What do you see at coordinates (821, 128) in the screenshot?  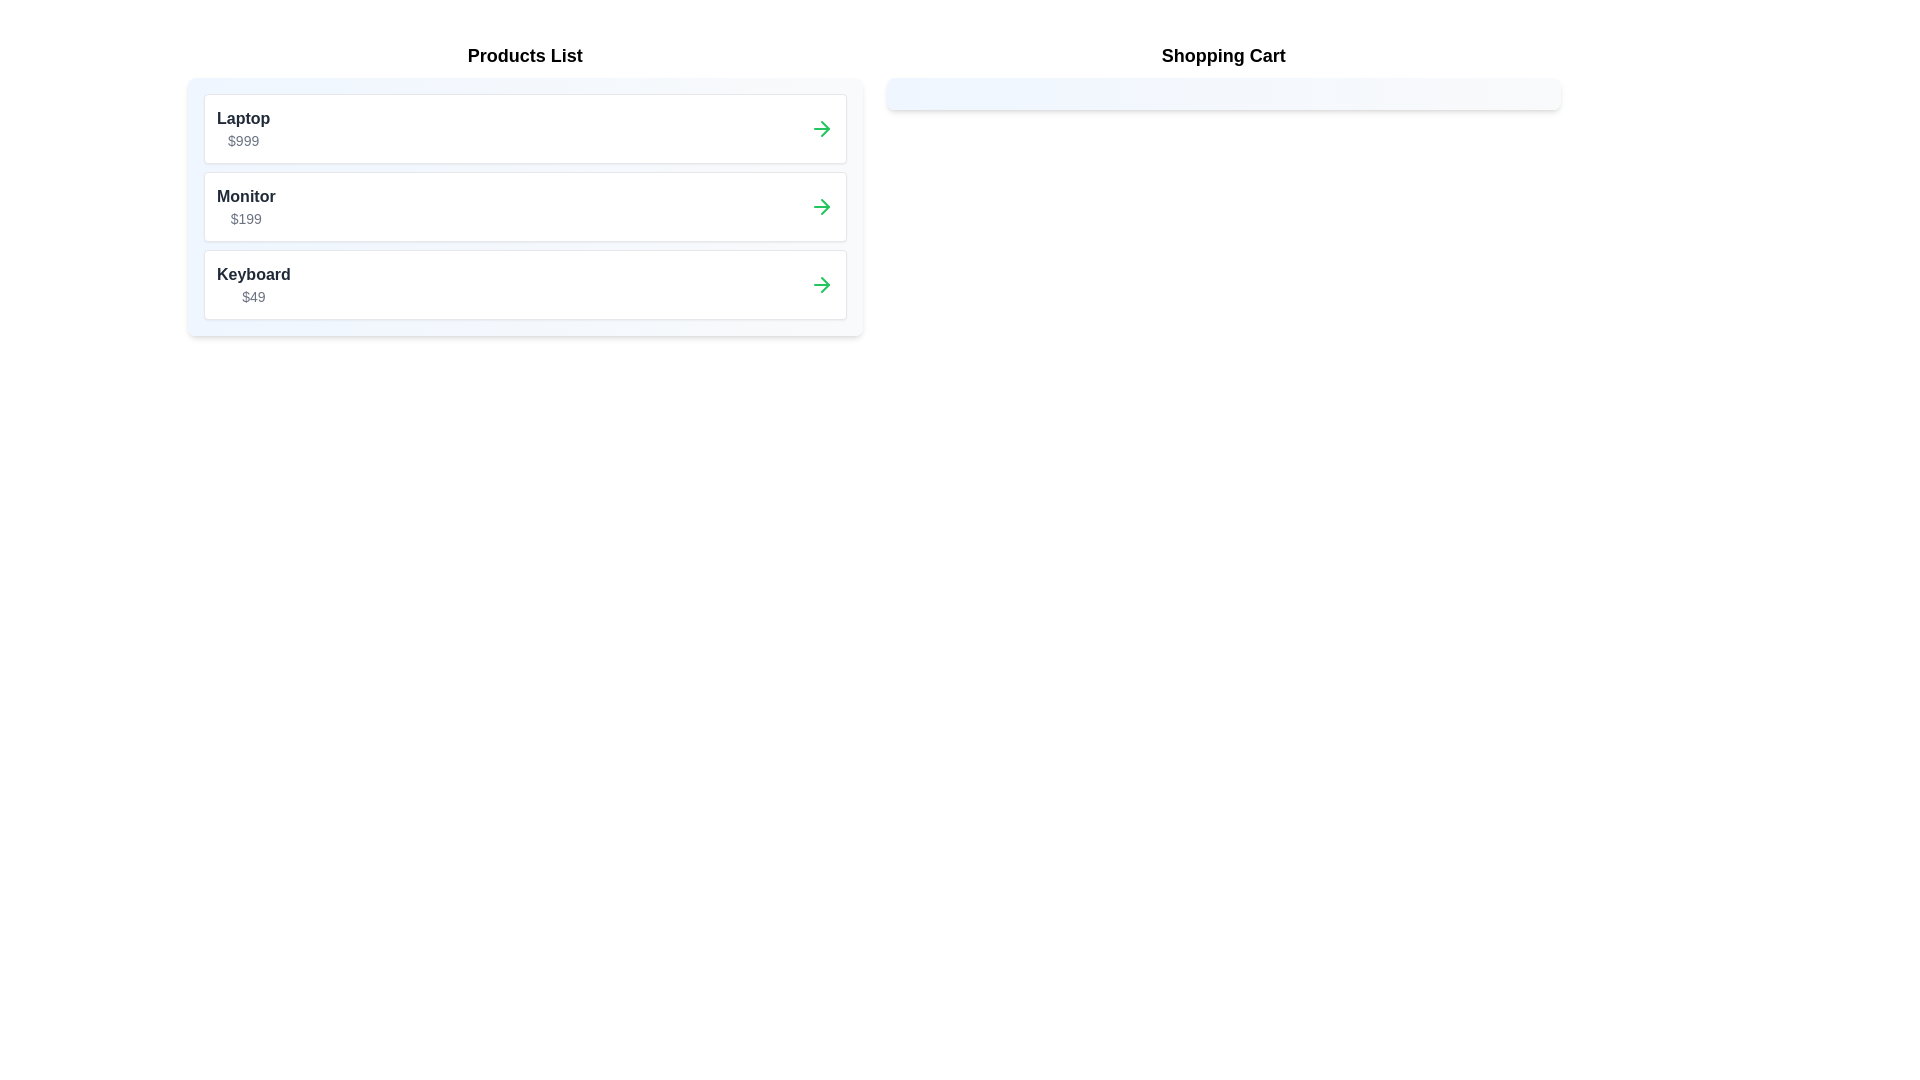 I see `arrow button next to the product labeled Laptop in the 'Products List' to transfer it to the 'Shopping Cart'` at bounding box center [821, 128].